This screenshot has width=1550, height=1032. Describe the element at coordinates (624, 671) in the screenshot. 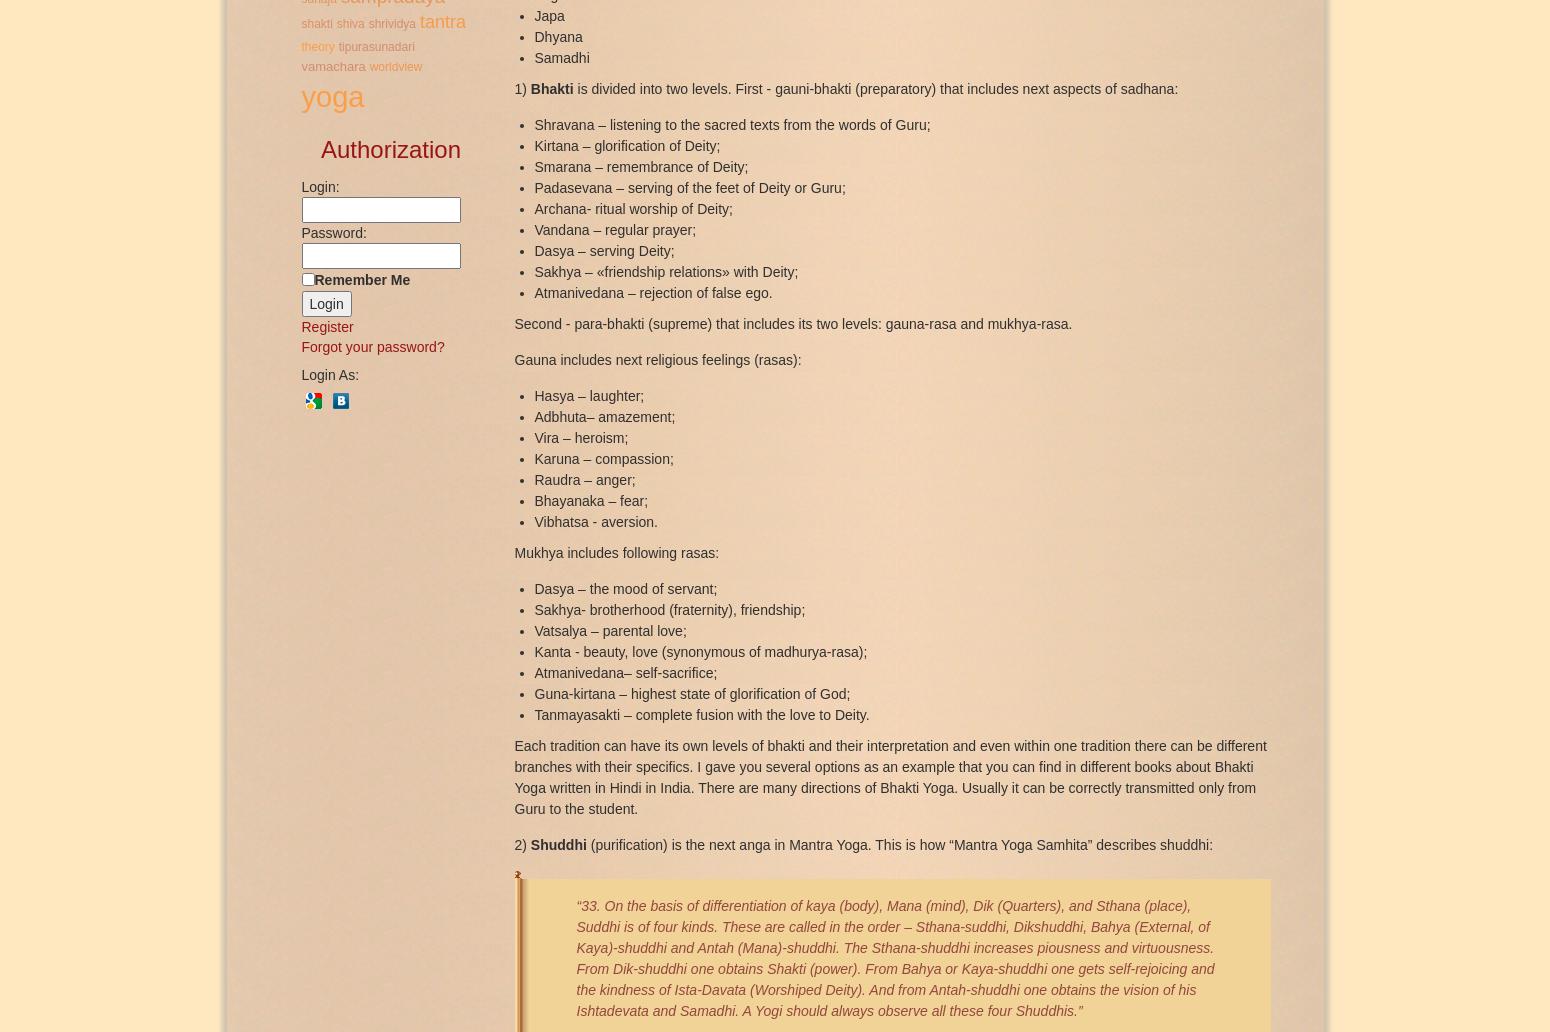

I see `'Atmanivedana– self-sacrifice;'` at that location.